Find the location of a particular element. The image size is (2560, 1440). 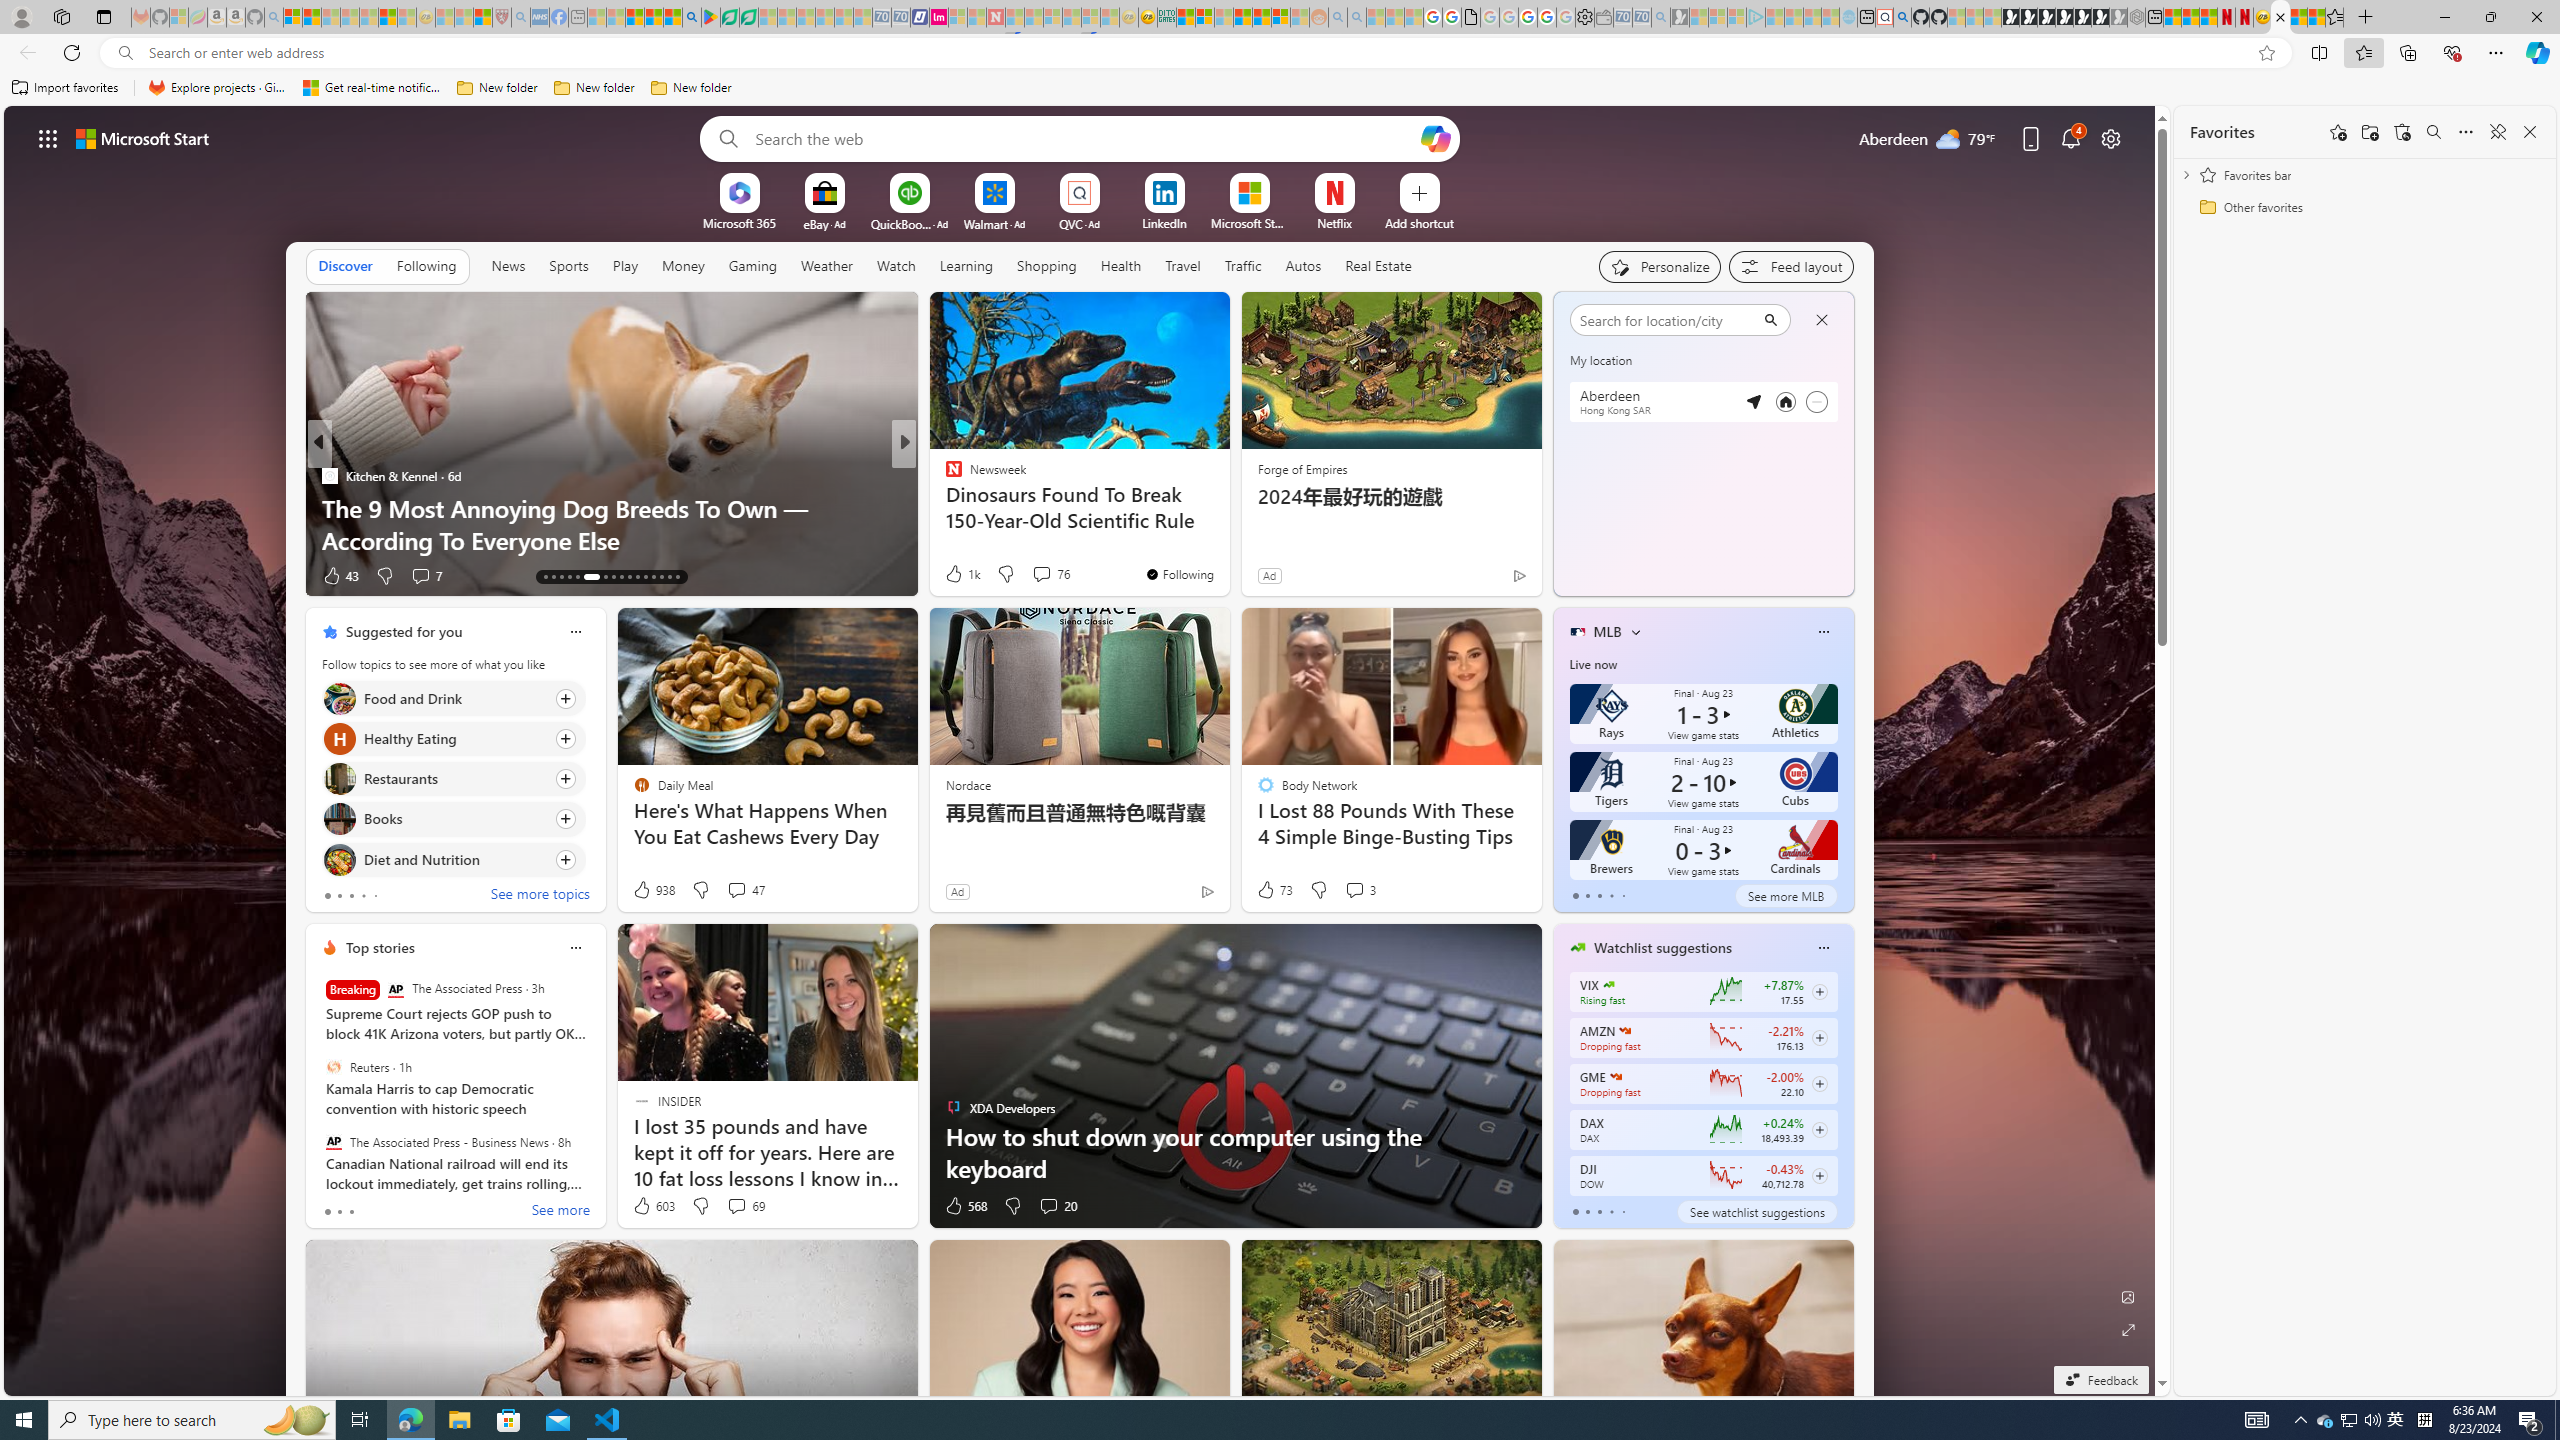

'568 Like' is located at coordinates (965, 1206).